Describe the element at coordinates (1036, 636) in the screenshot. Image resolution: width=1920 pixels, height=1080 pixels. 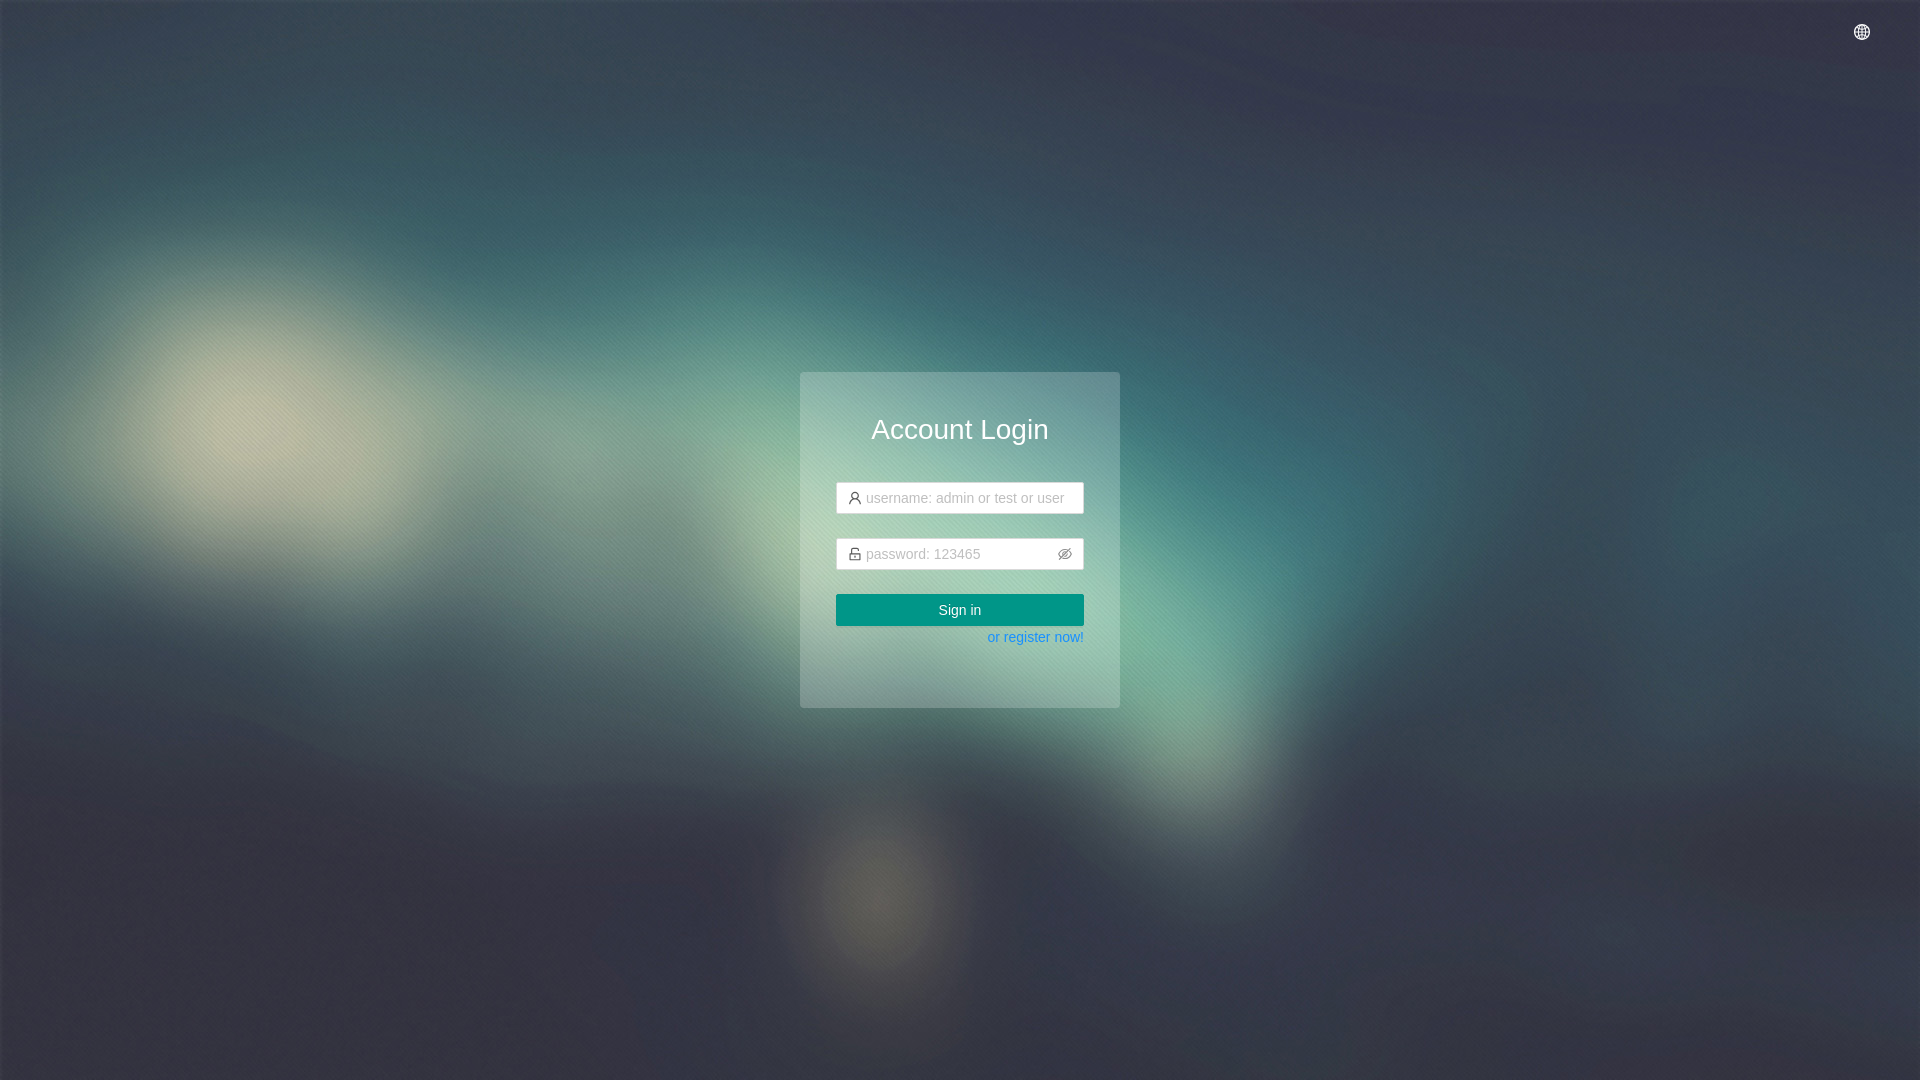
I see `'or register now!'` at that location.